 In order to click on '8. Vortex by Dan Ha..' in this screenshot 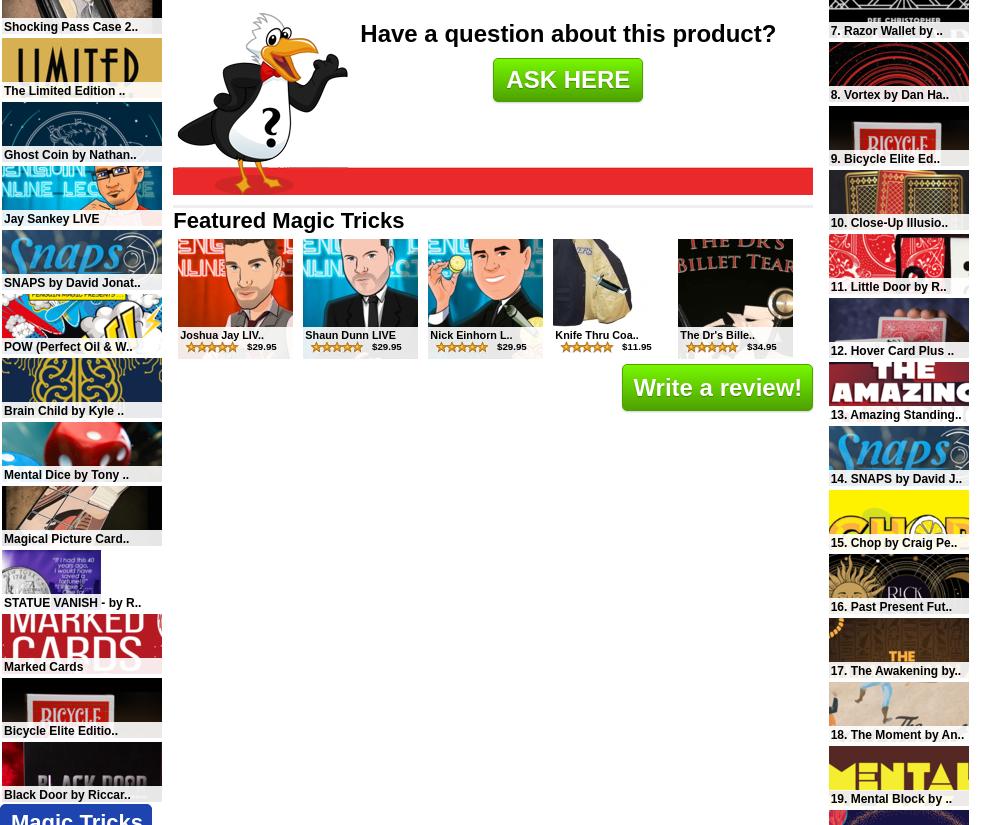, I will do `click(889, 94)`.